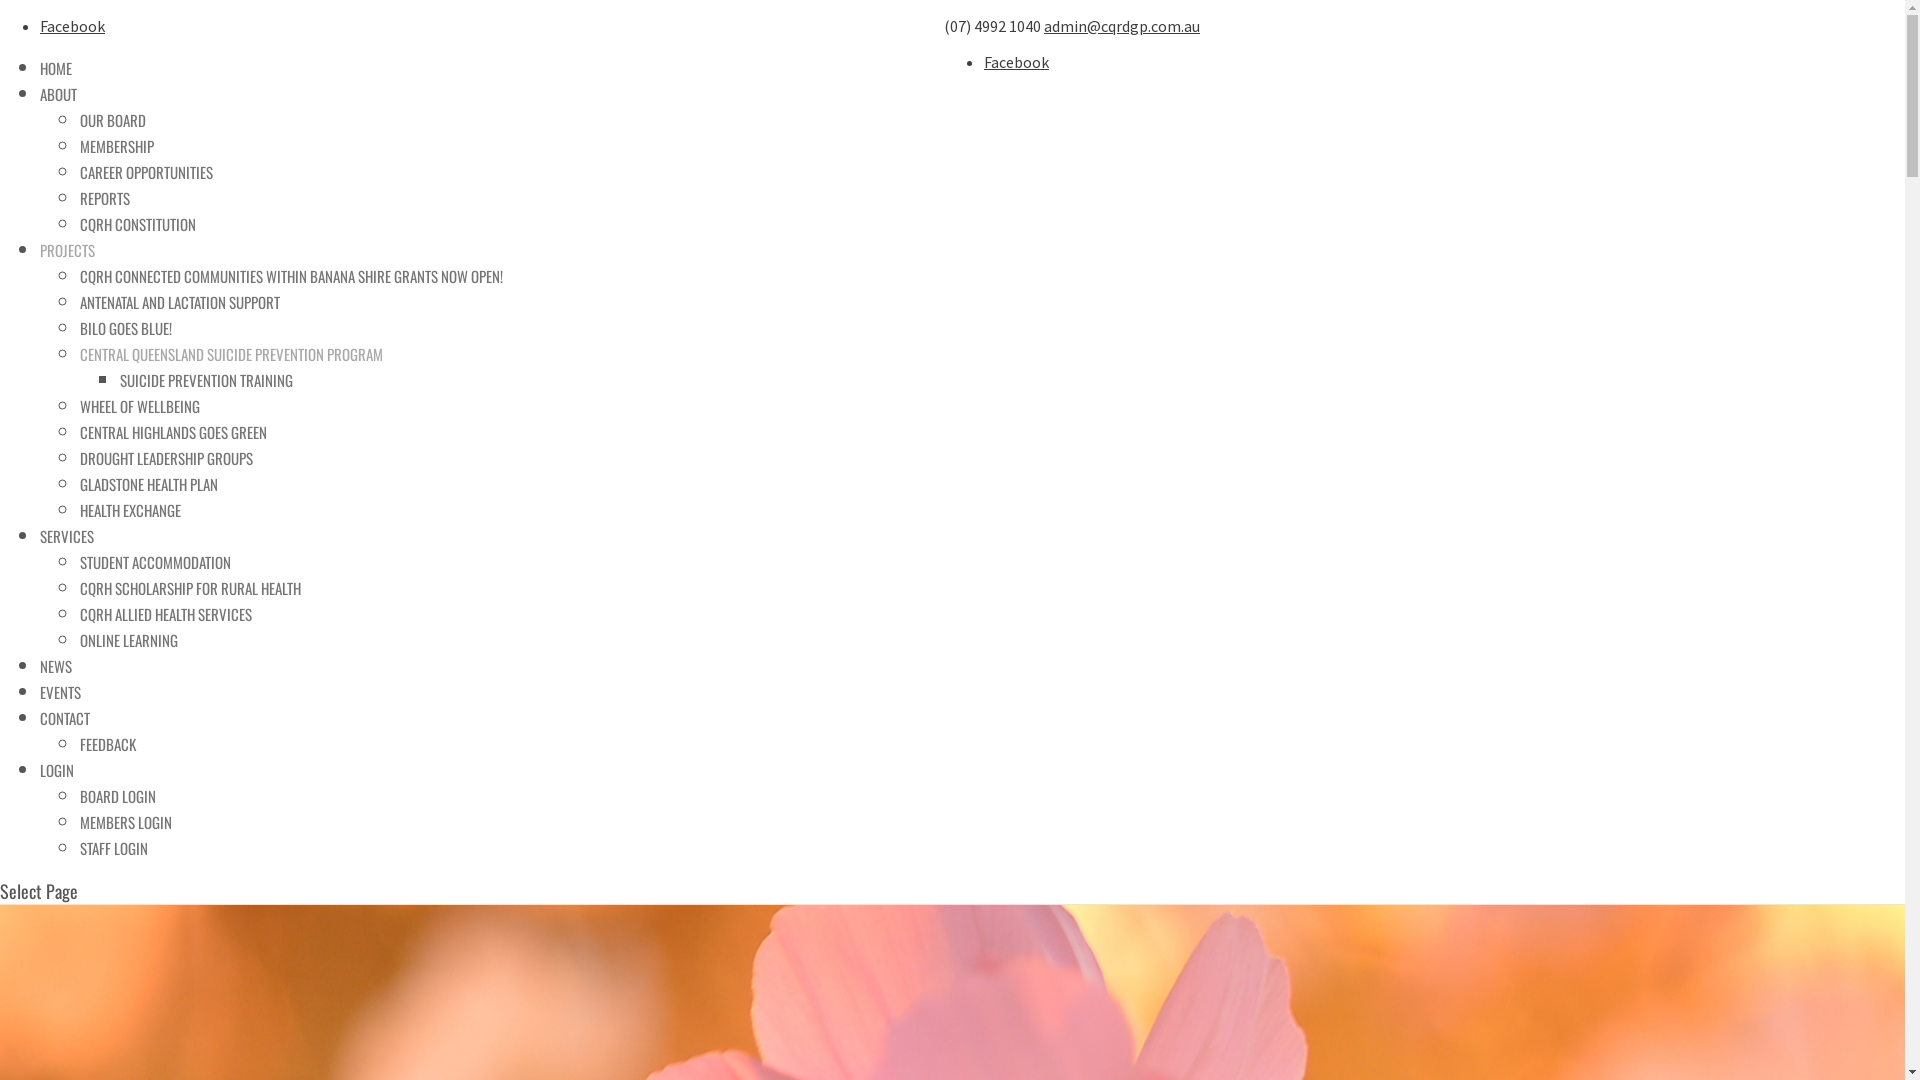 The image size is (1920, 1080). I want to click on 'SERVICES', so click(67, 535).